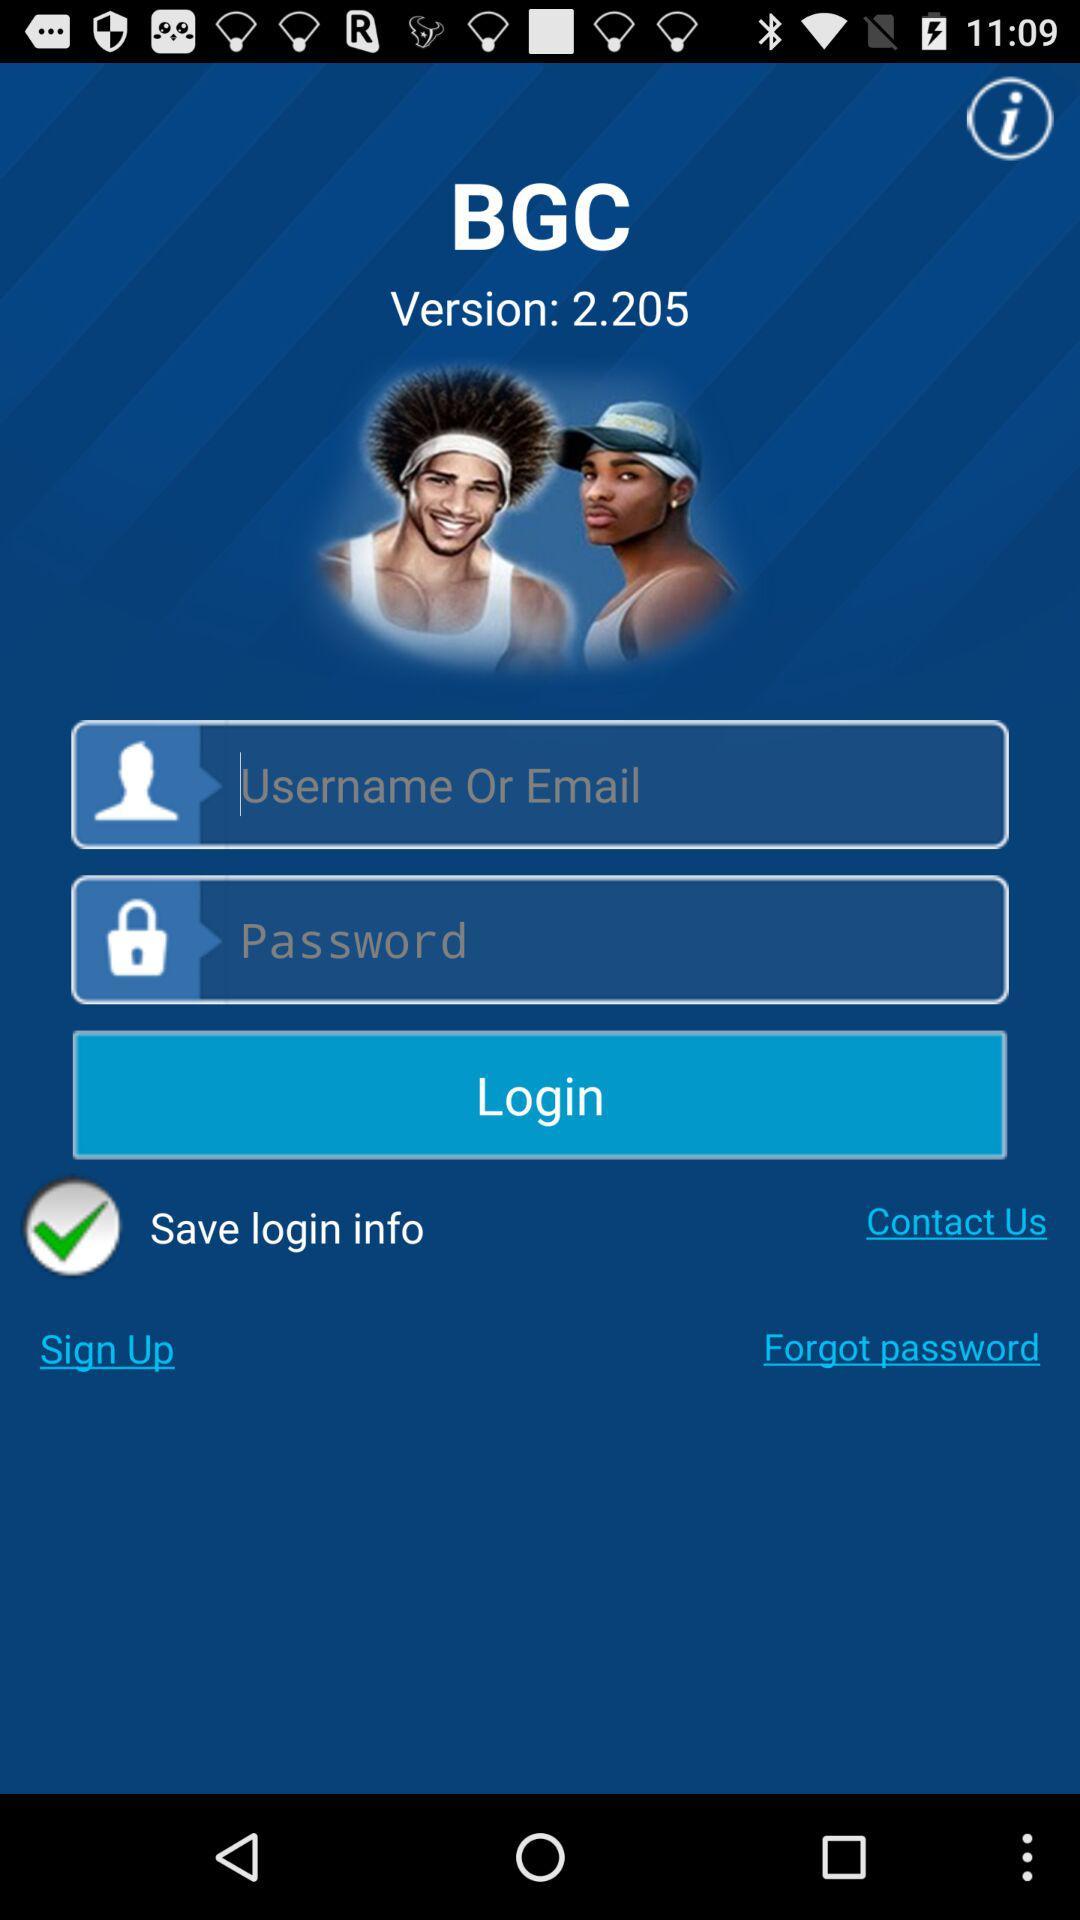 The width and height of the screenshot is (1080, 1920). What do you see at coordinates (955, 1219) in the screenshot?
I see `the checkbox next to   save login info` at bounding box center [955, 1219].